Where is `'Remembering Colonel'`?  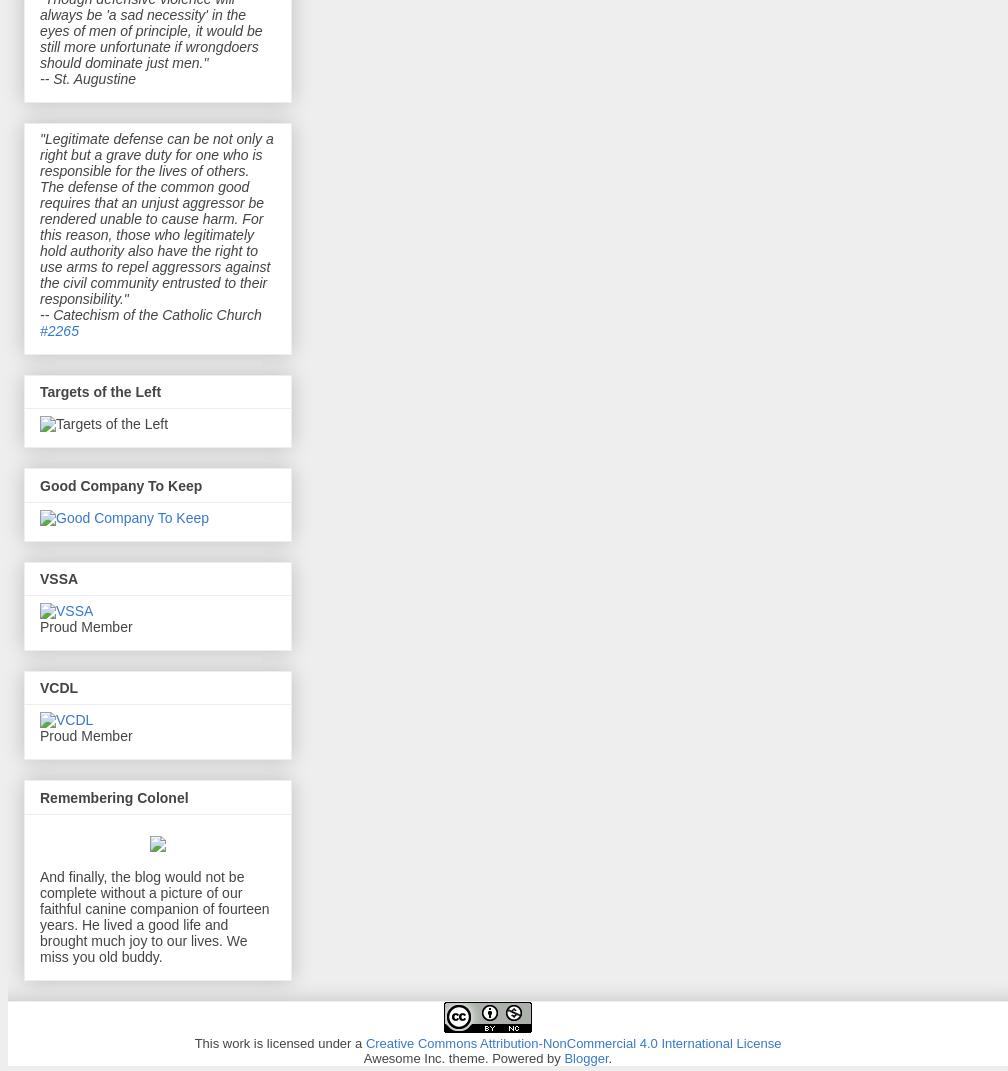 'Remembering Colonel' is located at coordinates (114, 796).